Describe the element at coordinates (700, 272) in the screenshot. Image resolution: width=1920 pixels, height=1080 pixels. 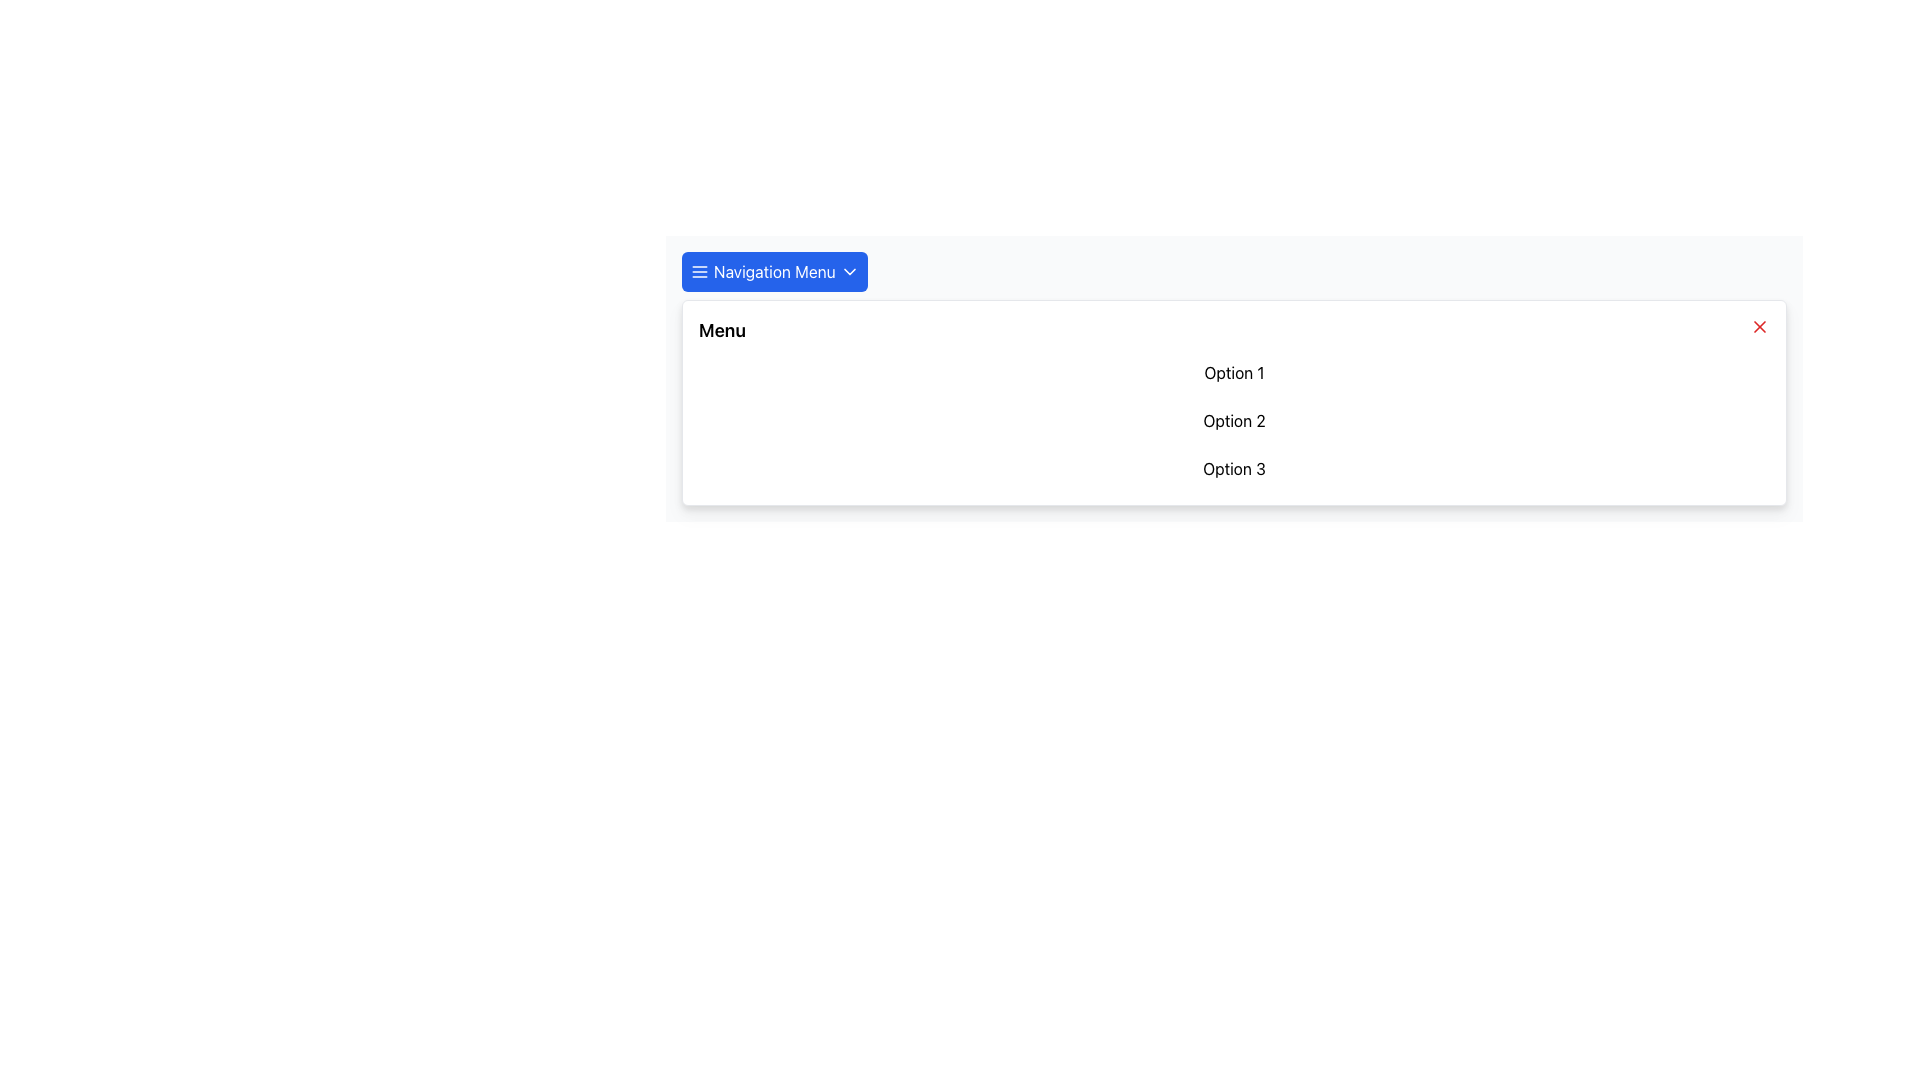
I see `the icon positioned to the left of the 'Navigation Menu' text` at that location.